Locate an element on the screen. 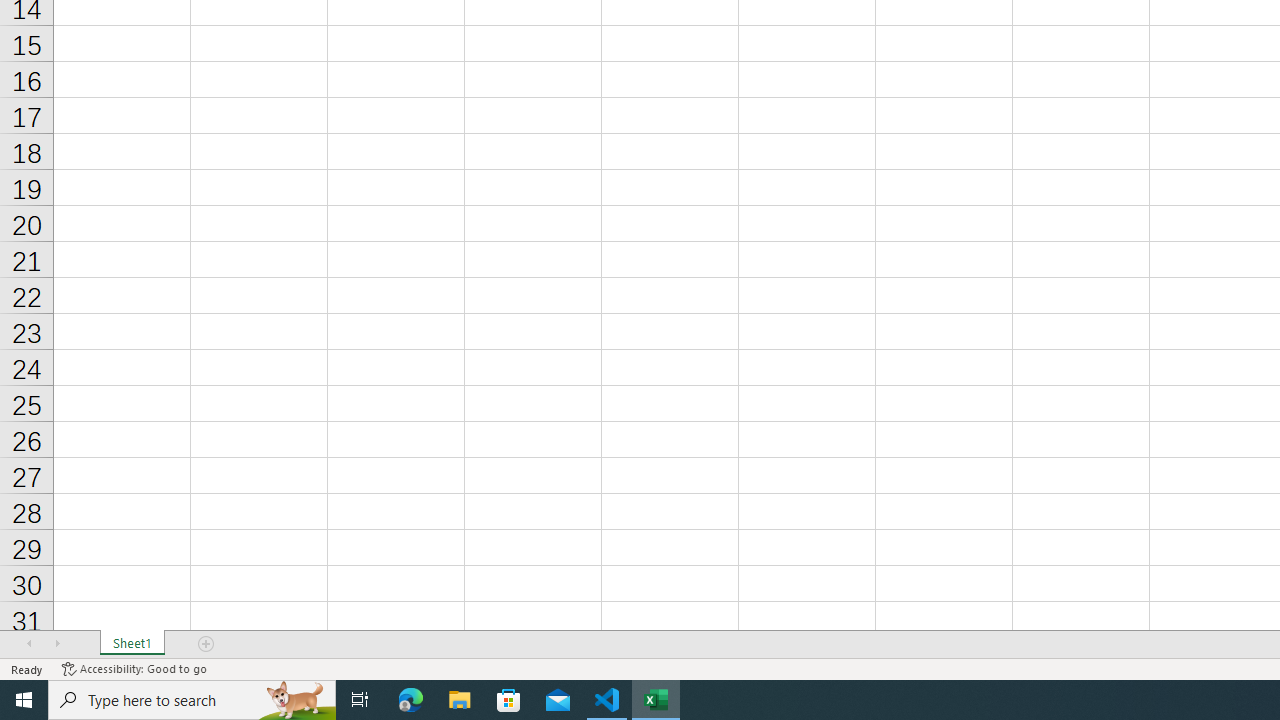 This screenshot has height=720, width=1280. 'Accessibility Checker Accessibility: Good to go' is located at coordinates (133, 669).